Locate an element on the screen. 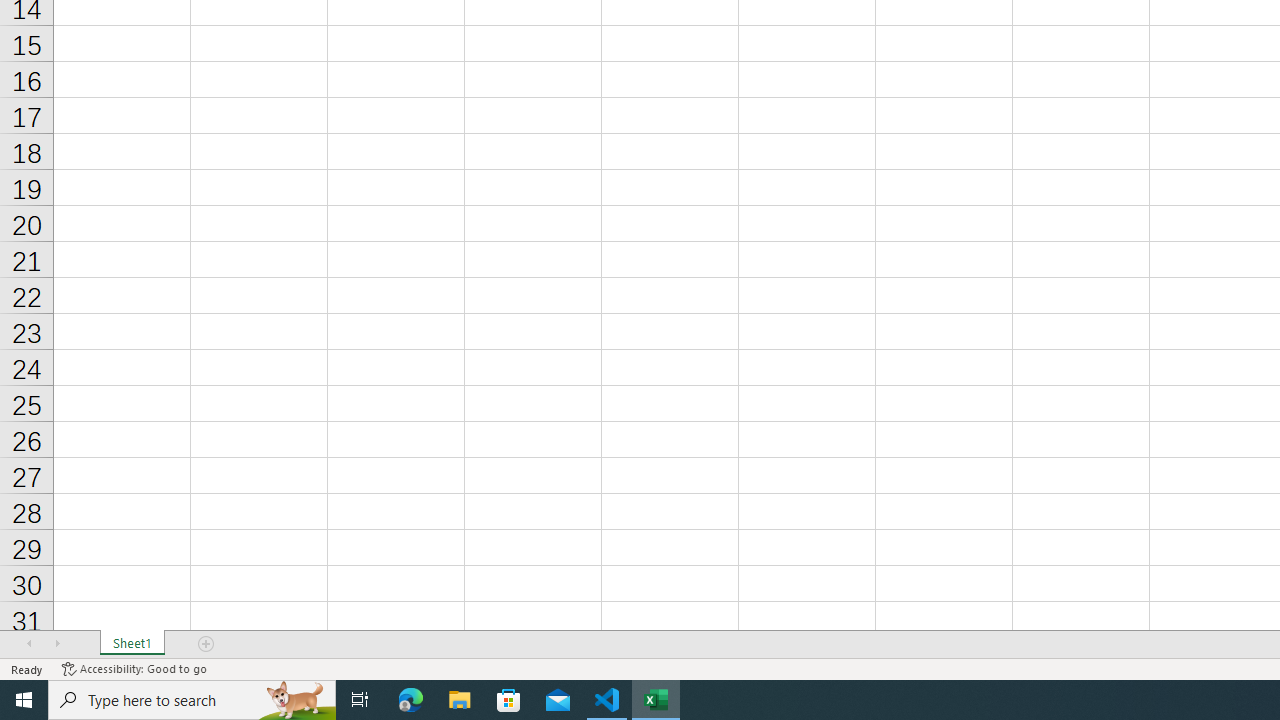 This screenshot has height=720, width=1280. 'Accessibility Checker Accessibility: Good to go' is located at coordinates (133, 669).